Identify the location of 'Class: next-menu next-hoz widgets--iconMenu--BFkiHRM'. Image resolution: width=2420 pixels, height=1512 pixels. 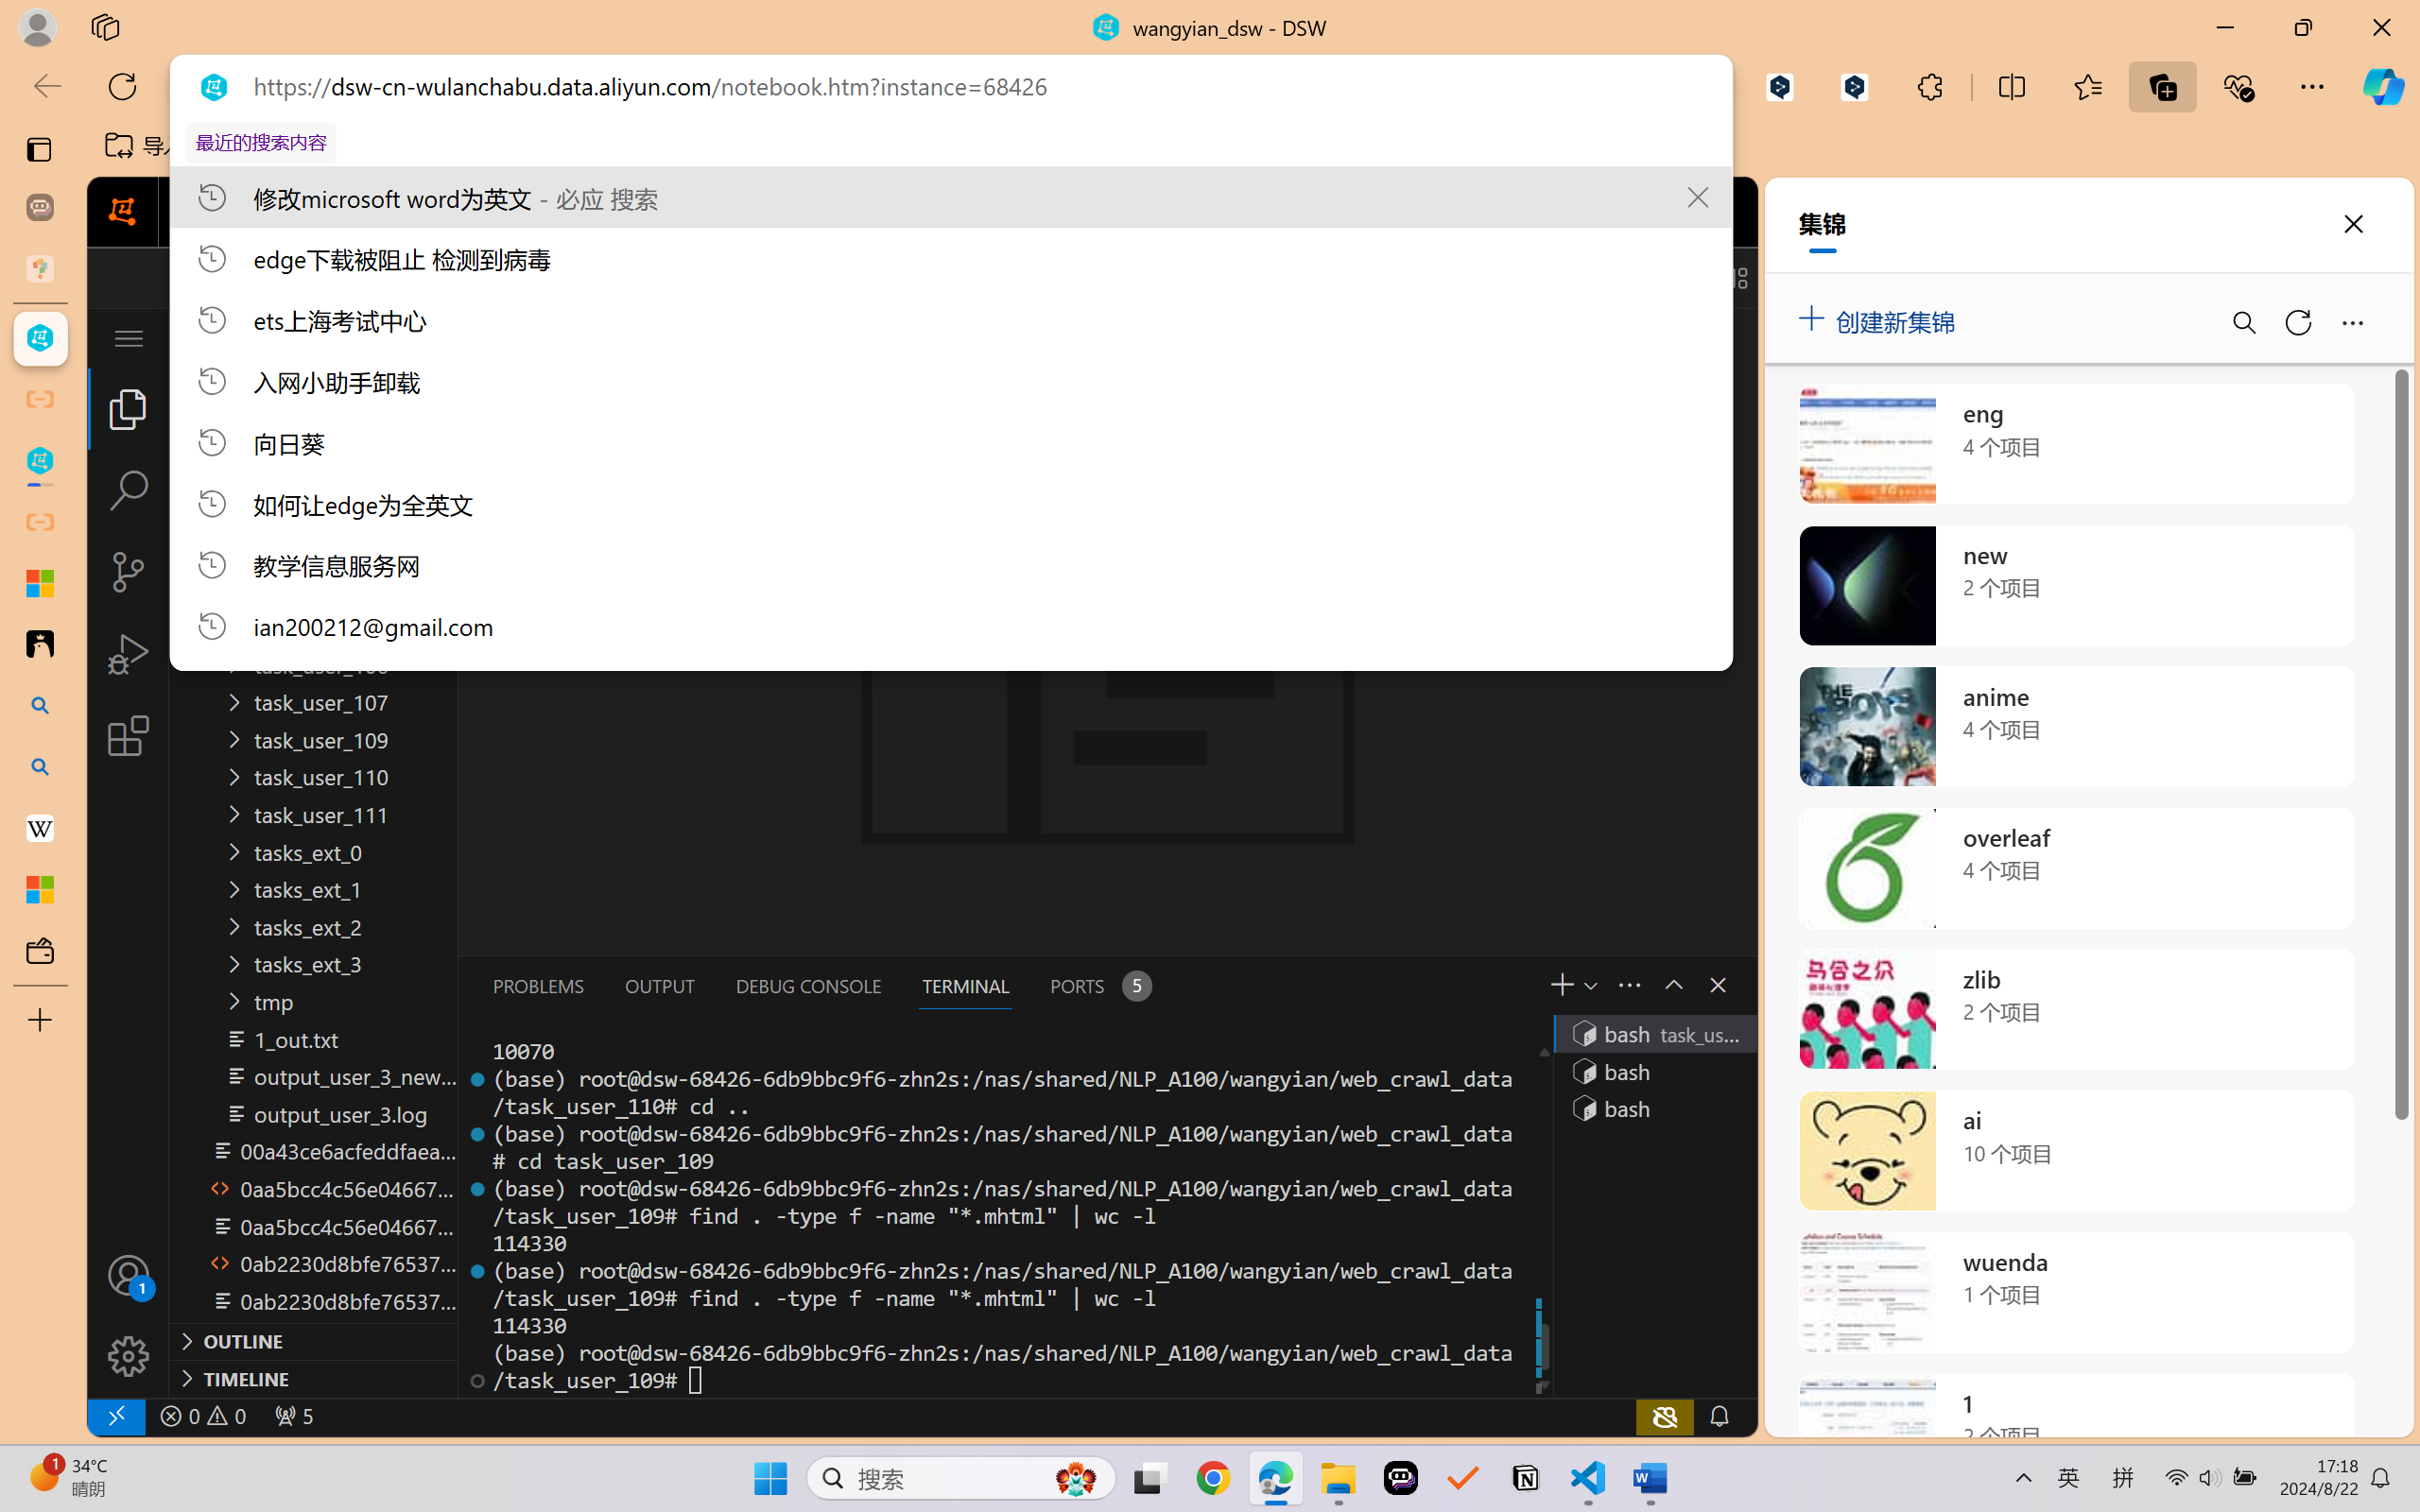
(1621, 211).